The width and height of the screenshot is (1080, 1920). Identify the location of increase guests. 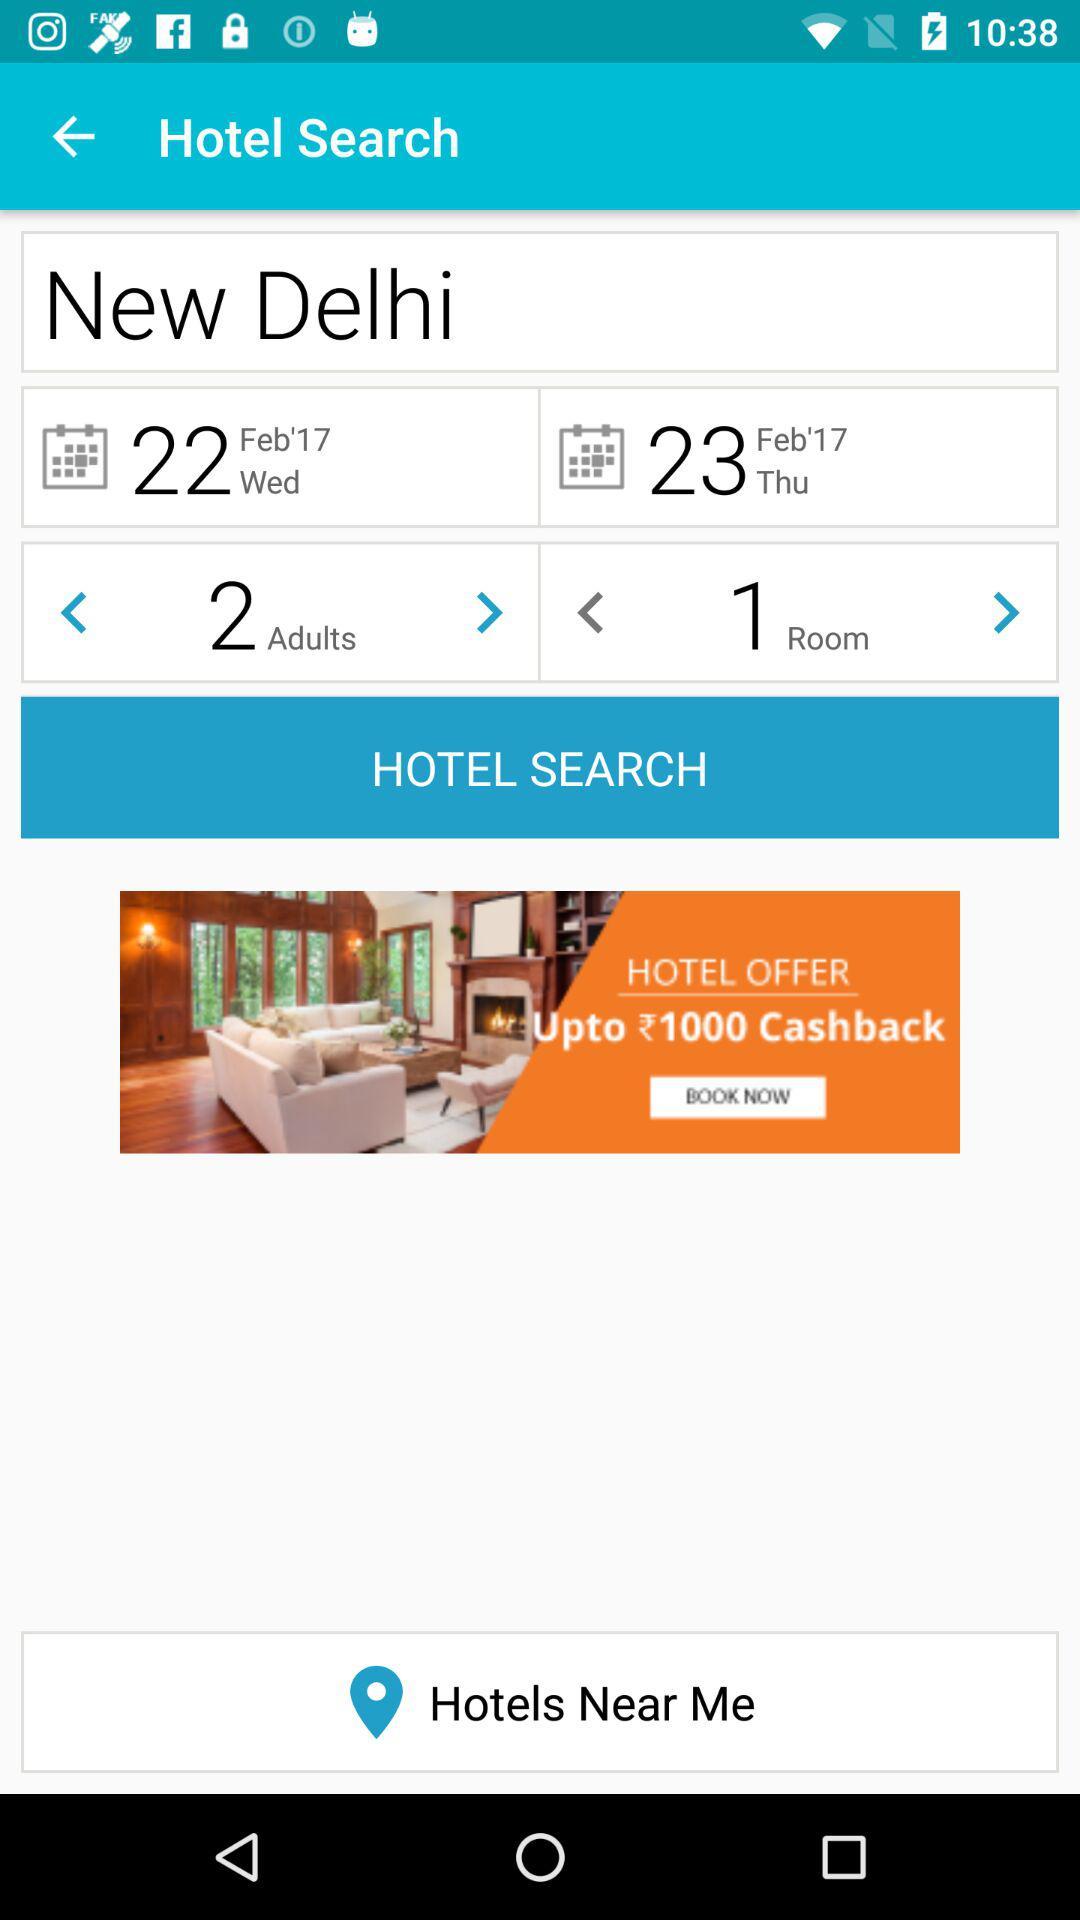
(489, 611).